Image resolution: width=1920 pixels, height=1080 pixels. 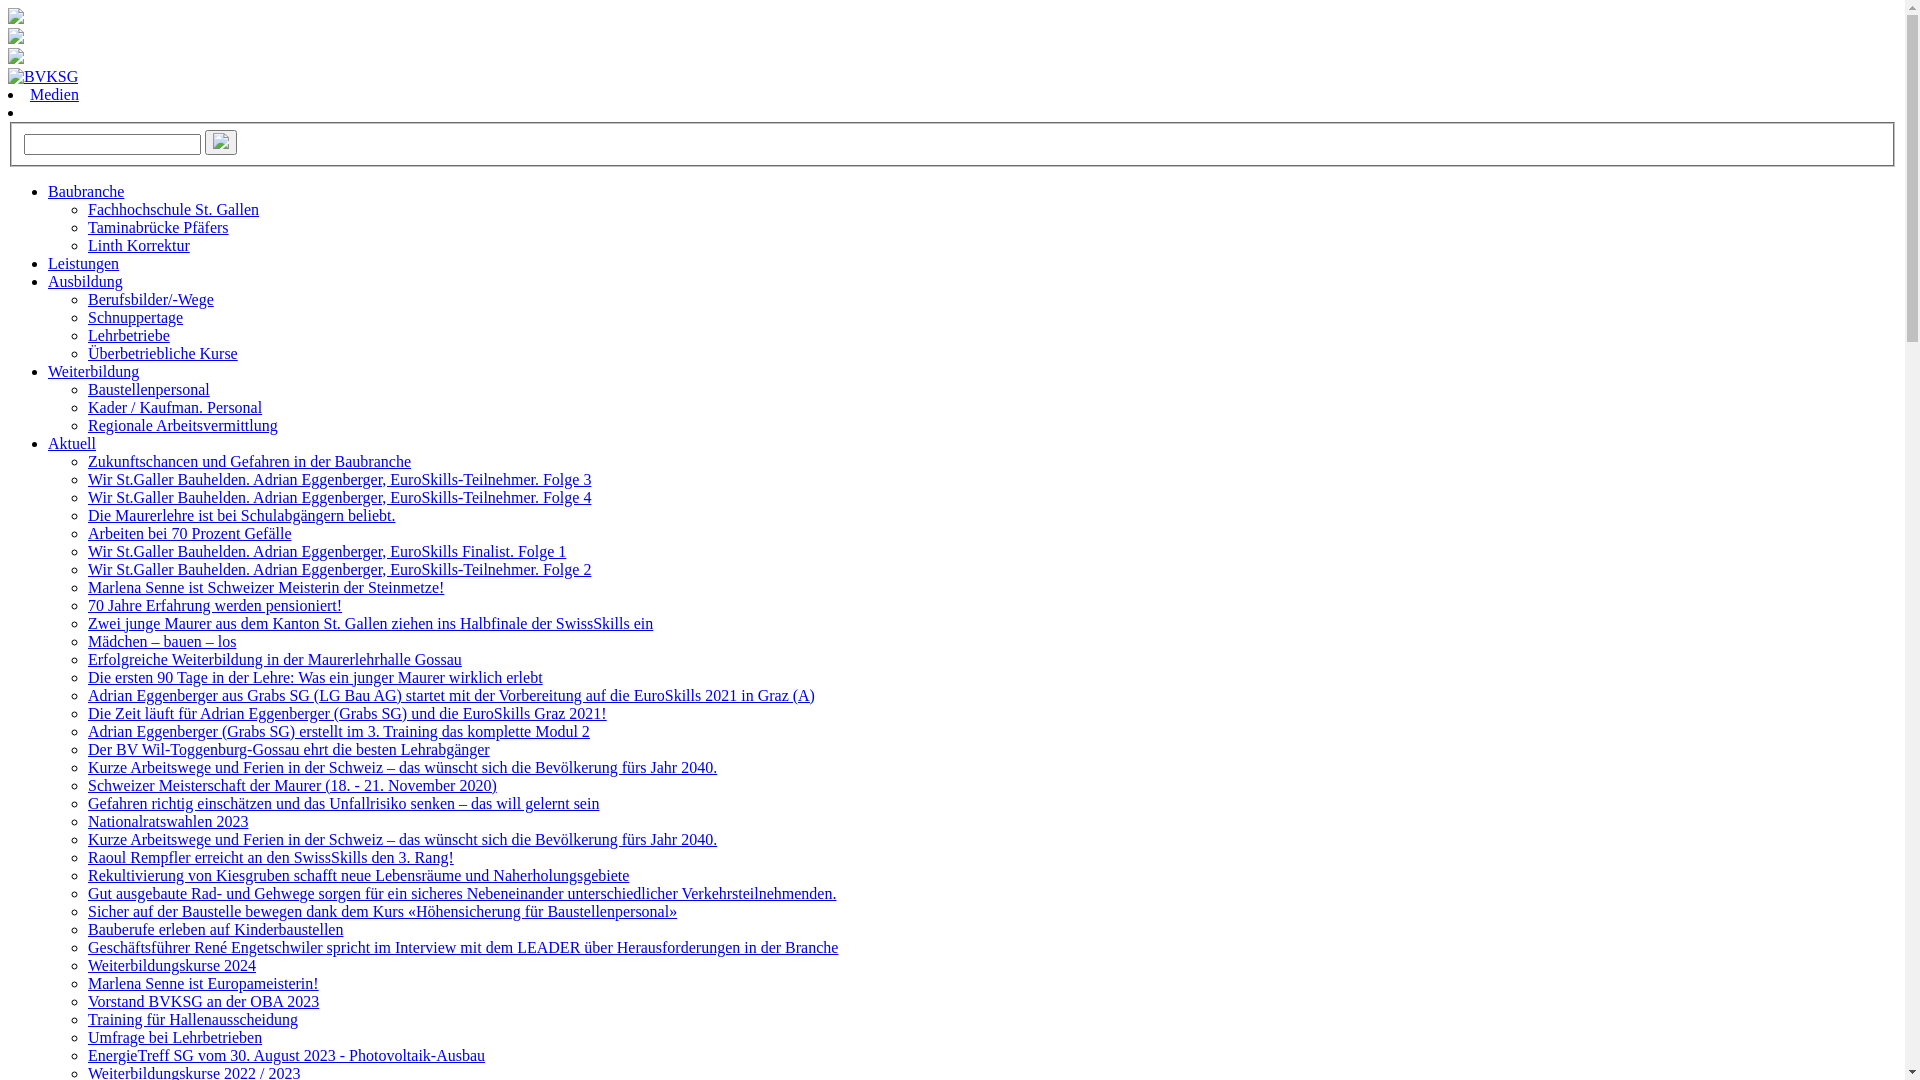 I want to click on 'Baustellenpersonal', so click(x=147, y=389).